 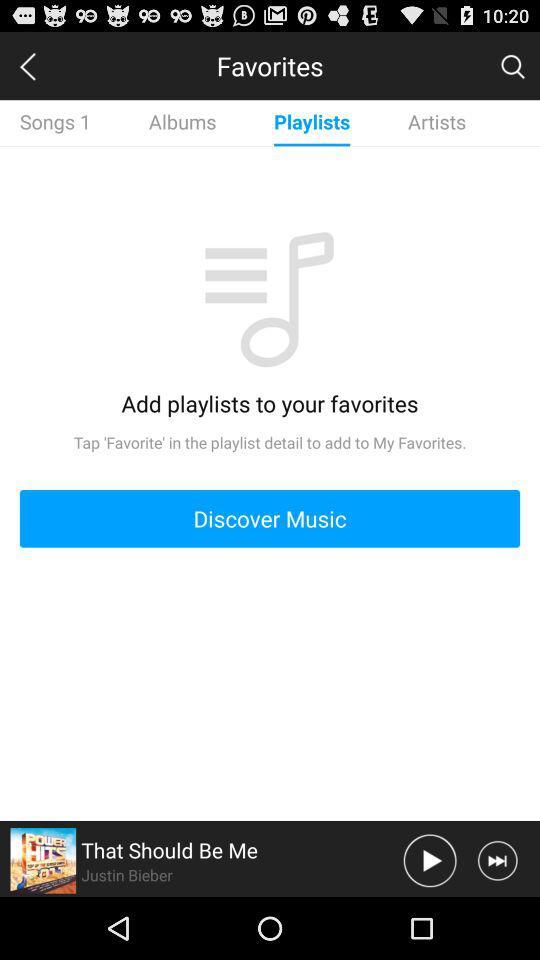 I want to click on the skip_next icon, so click(x=496, y=921).